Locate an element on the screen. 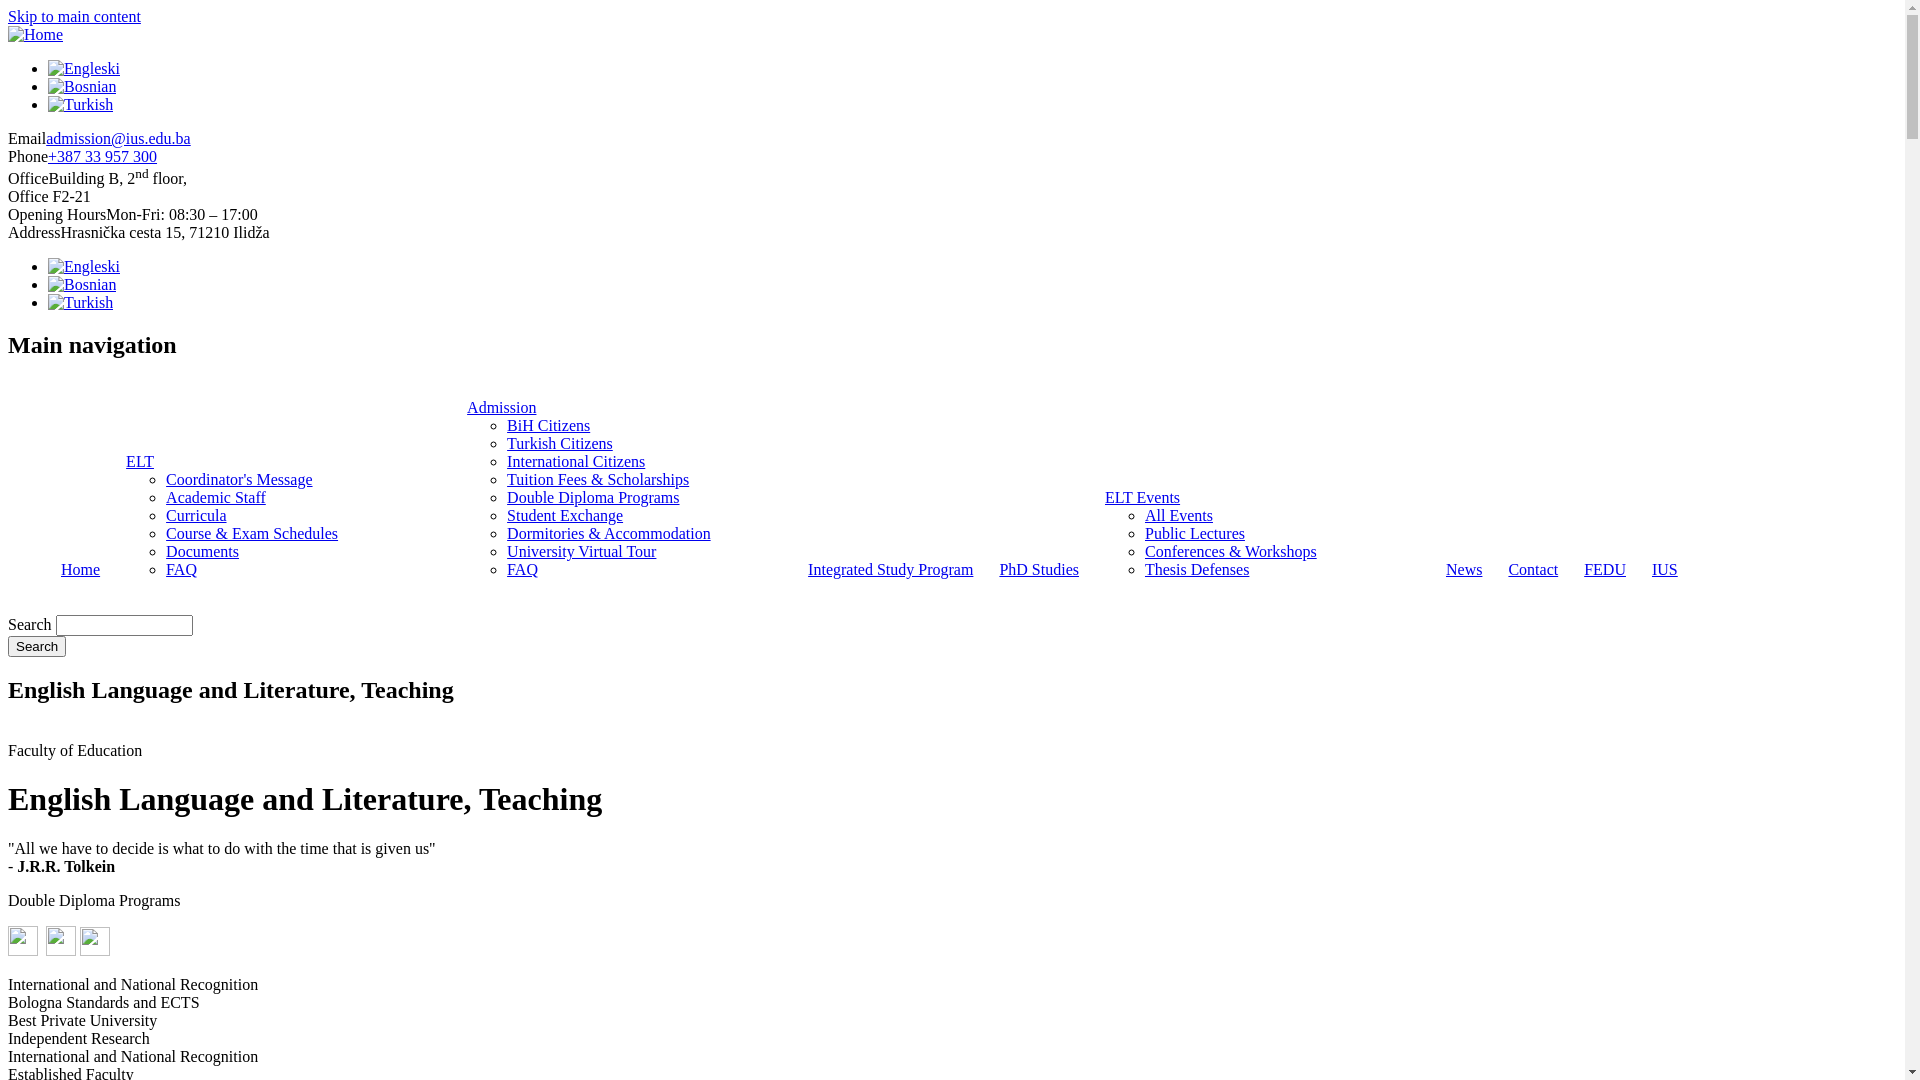 The height and width of the screenshot is (1080, 1920). 'Turkish' is located at coordinates (80, 104).